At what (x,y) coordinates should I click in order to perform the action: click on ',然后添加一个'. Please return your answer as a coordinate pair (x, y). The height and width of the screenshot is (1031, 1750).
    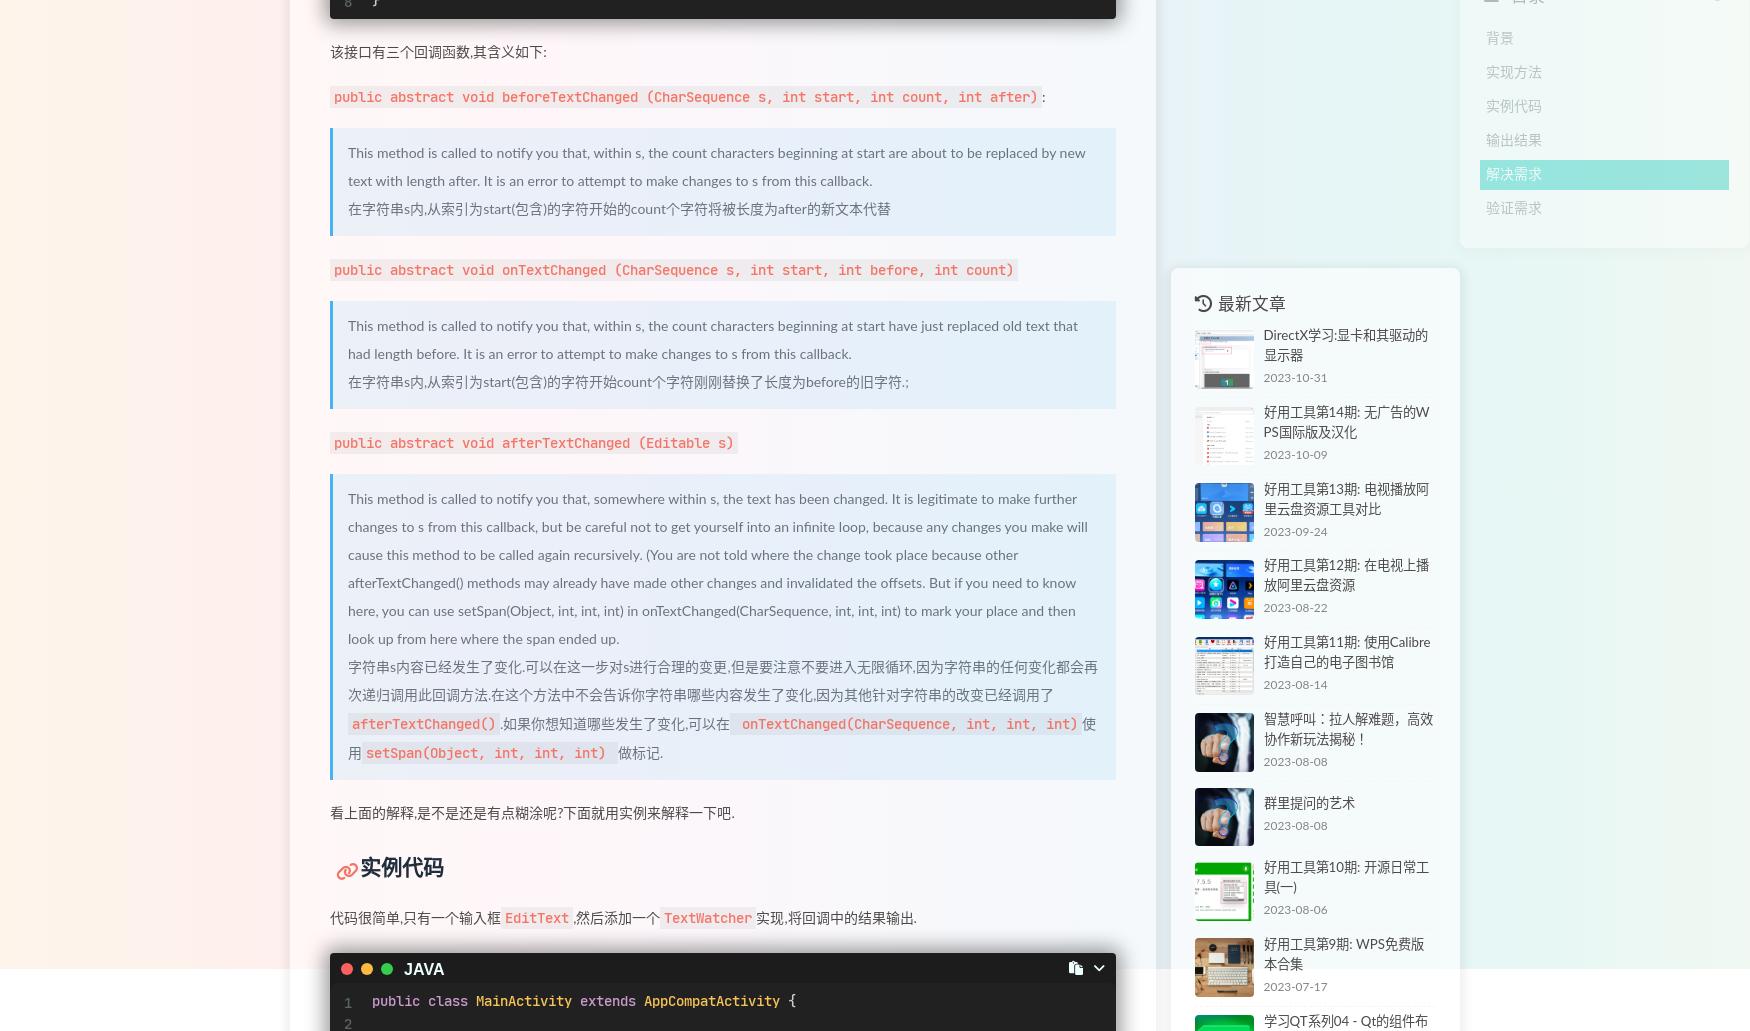
    Looking at the image, I should click on (572, 919).